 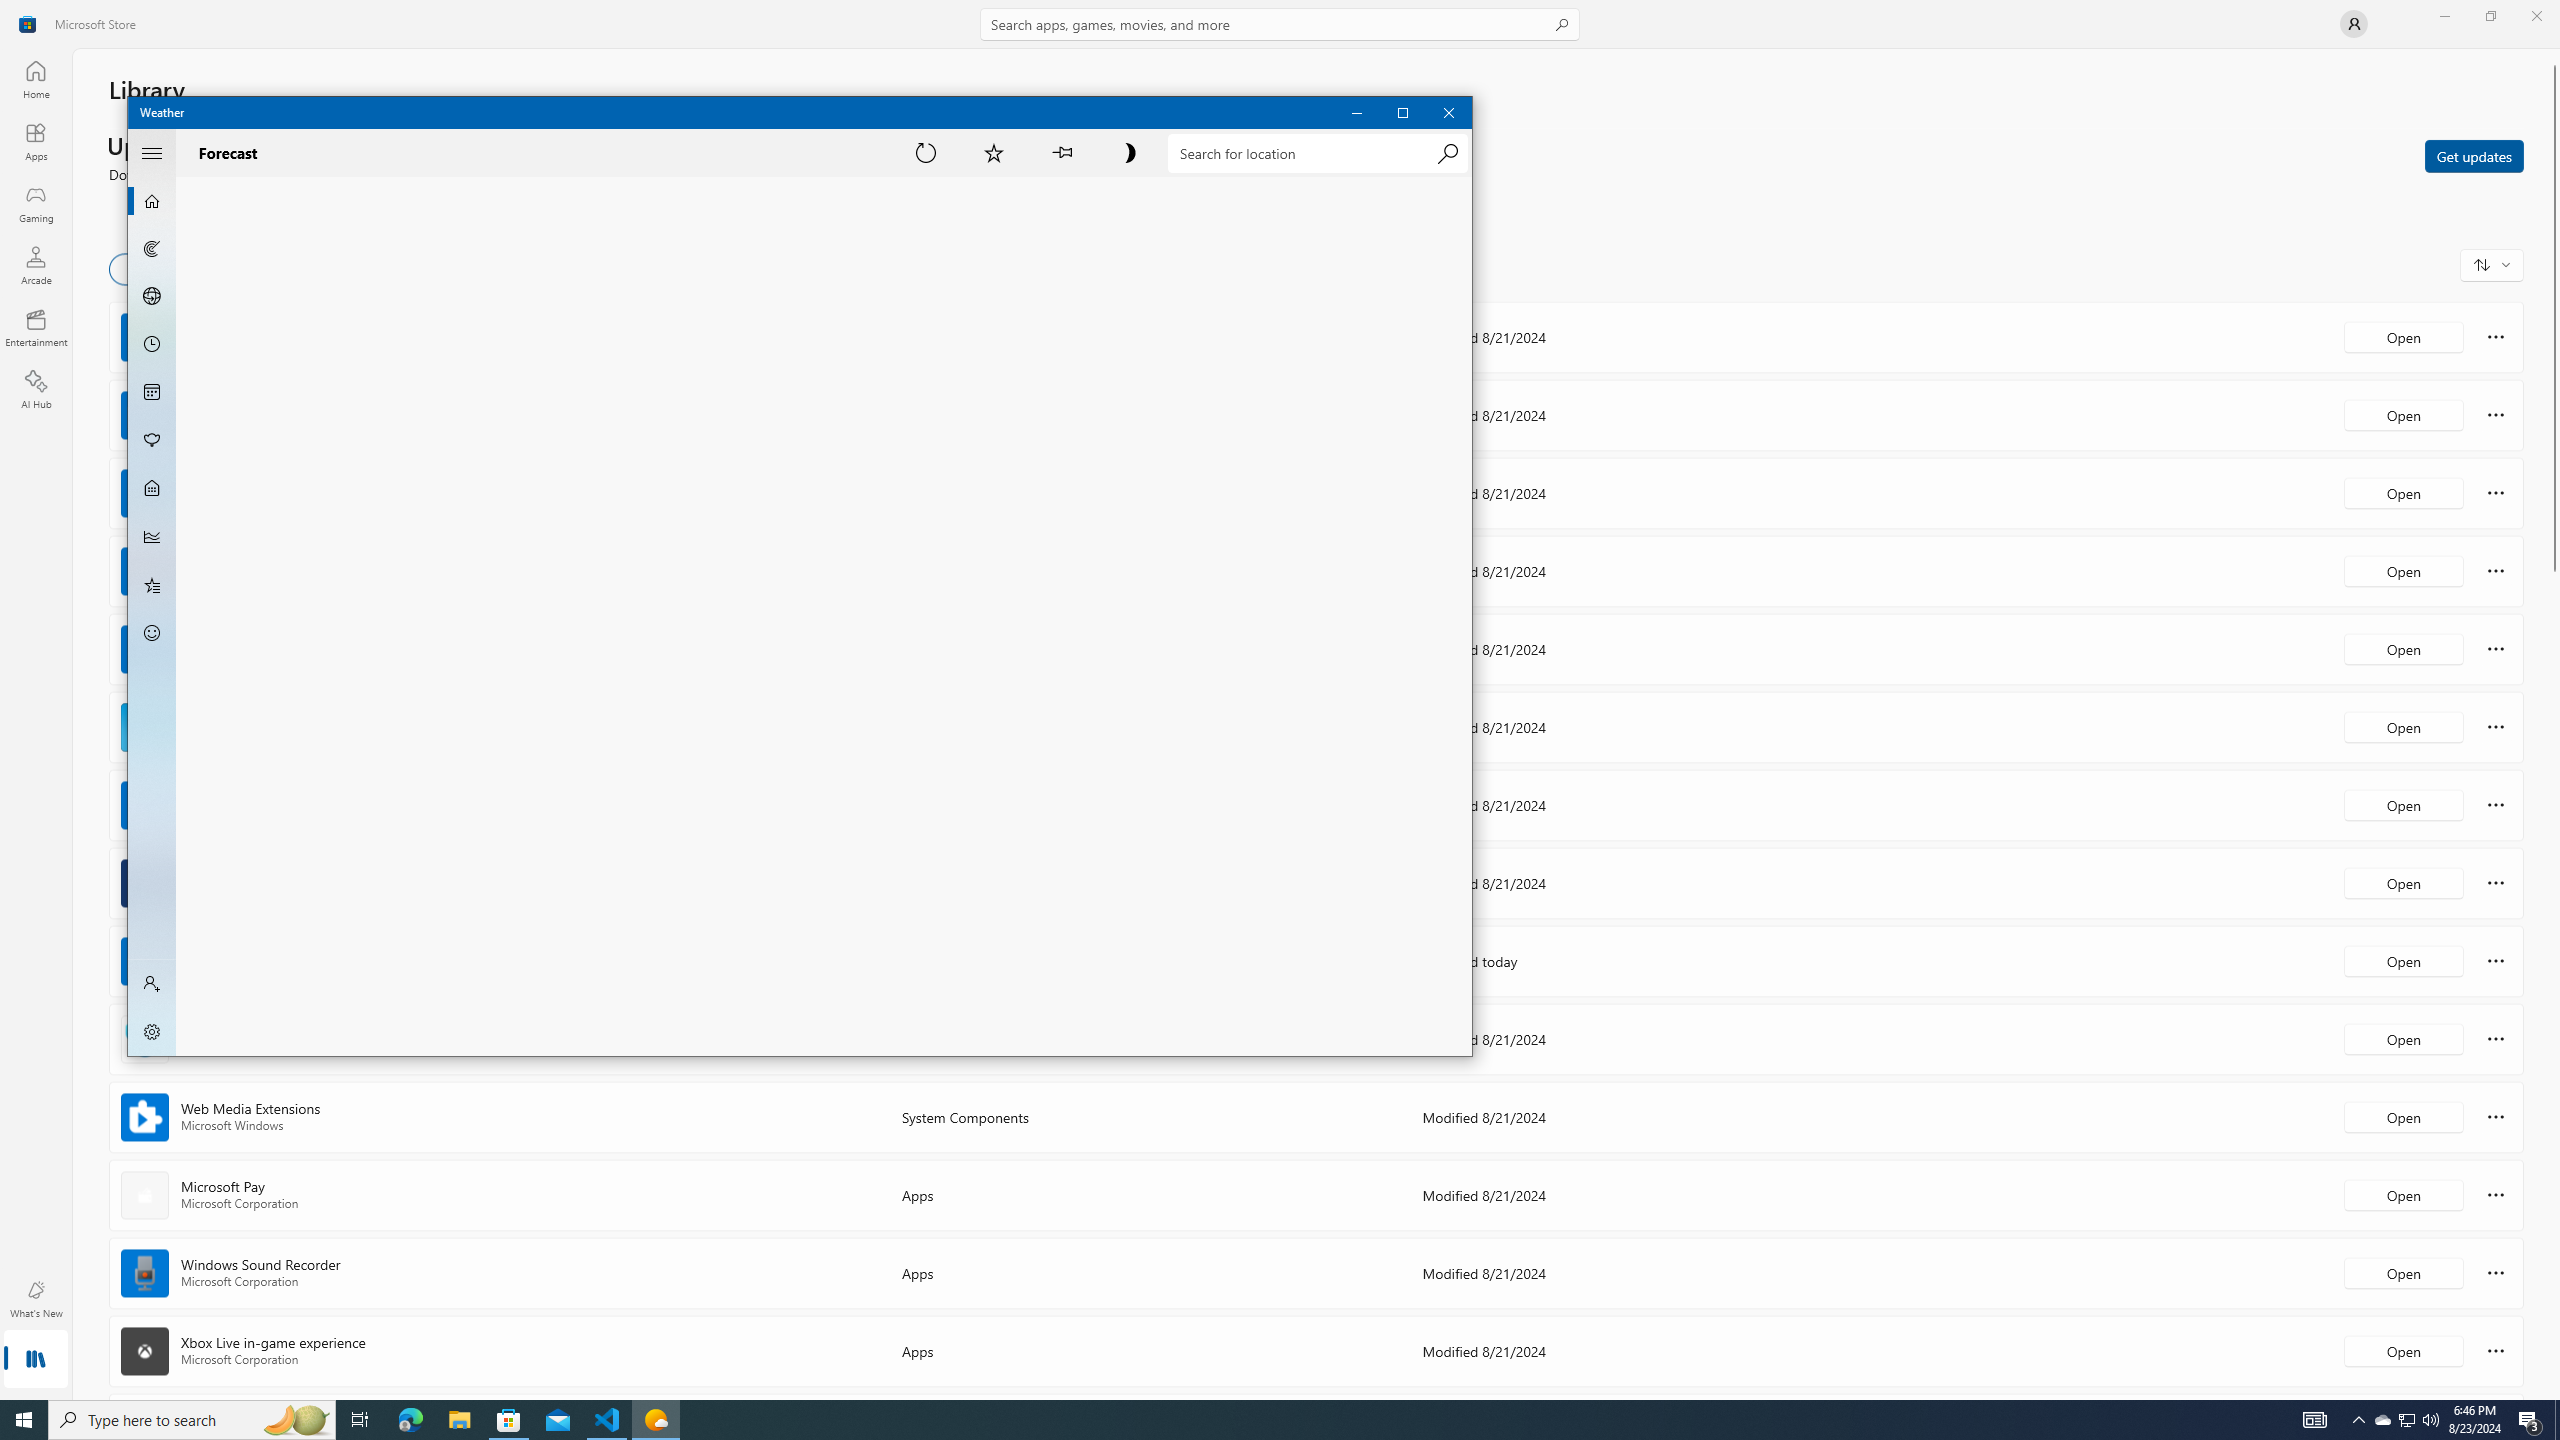 What do you see at coordinates (2552, 1393) in the screenshot?
I see `'Vertical Small Increase'` at bounding box center [2552, 1393].